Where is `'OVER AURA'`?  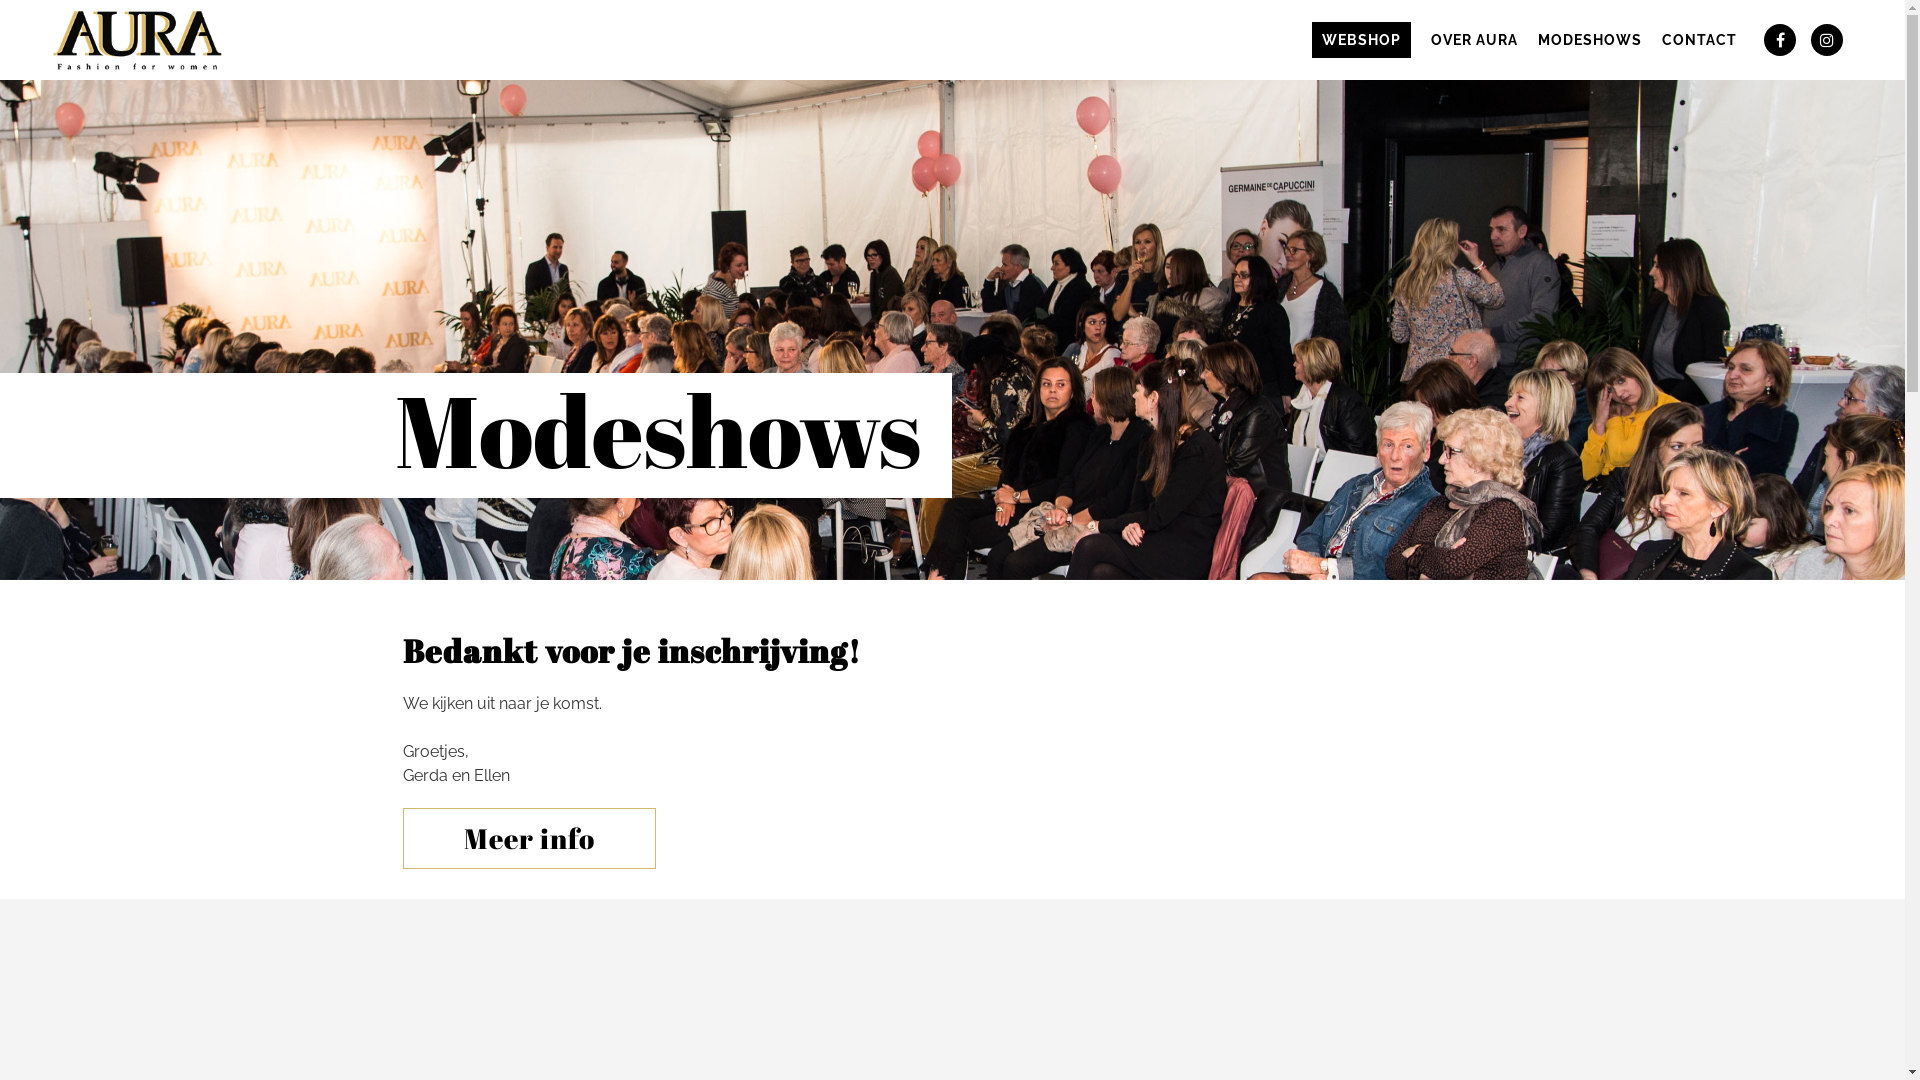
'OVER AURA' is located at coordinates (1474, 39).